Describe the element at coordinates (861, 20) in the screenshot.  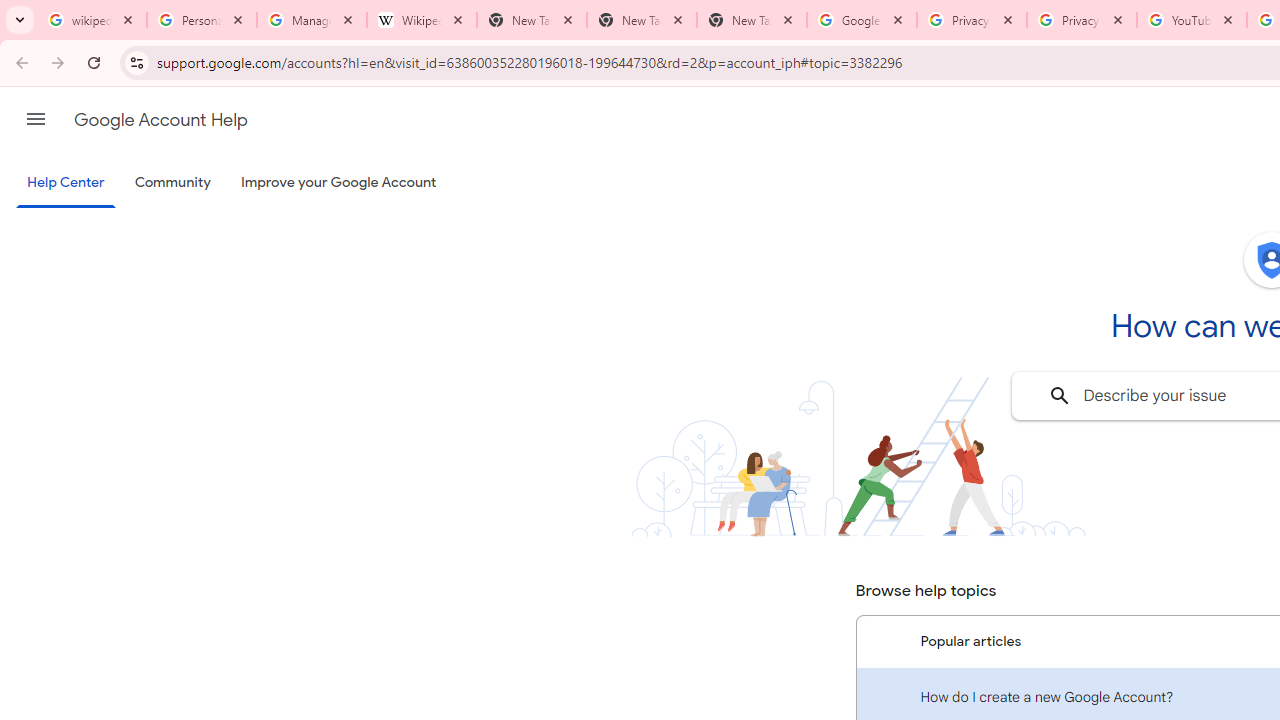
I see `'Google Drive: Sign-in'` at that location.